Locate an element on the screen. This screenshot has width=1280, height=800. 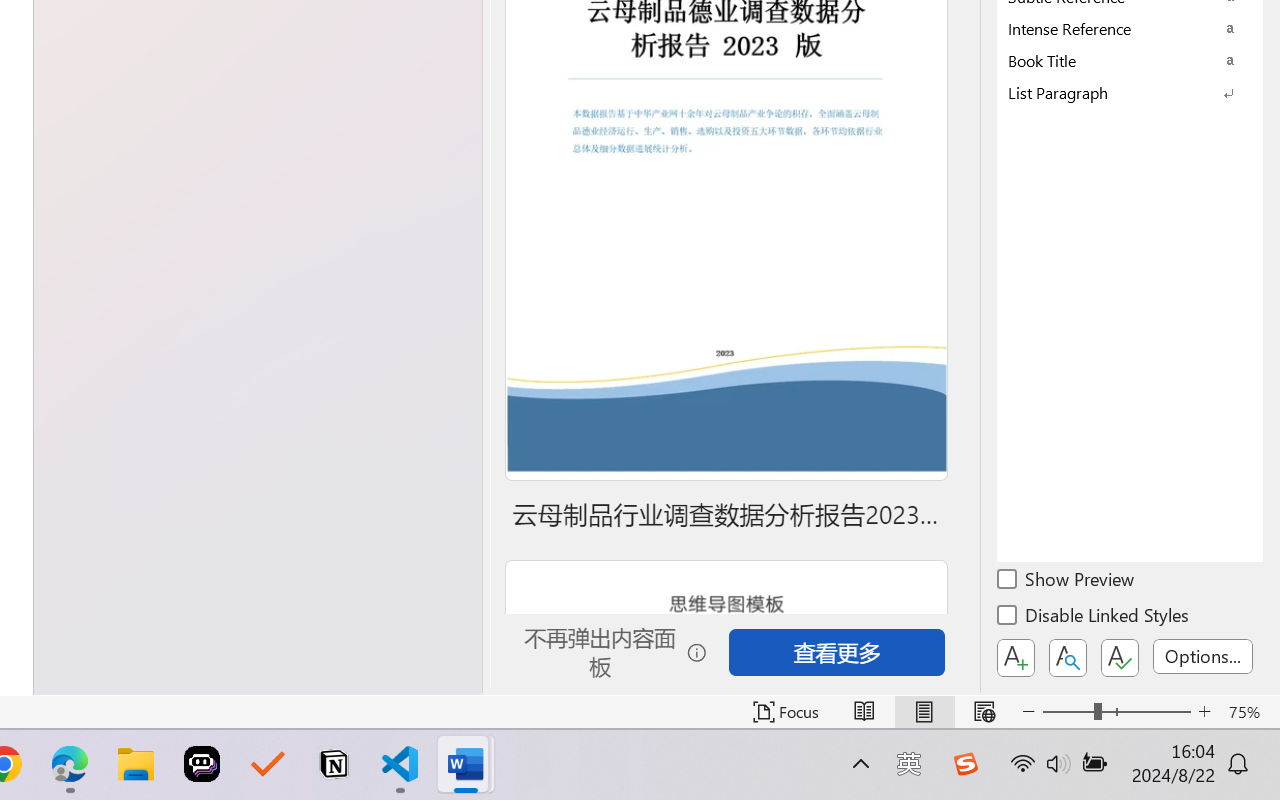
'List Paragraph' is located at coordinates (1130, 92).